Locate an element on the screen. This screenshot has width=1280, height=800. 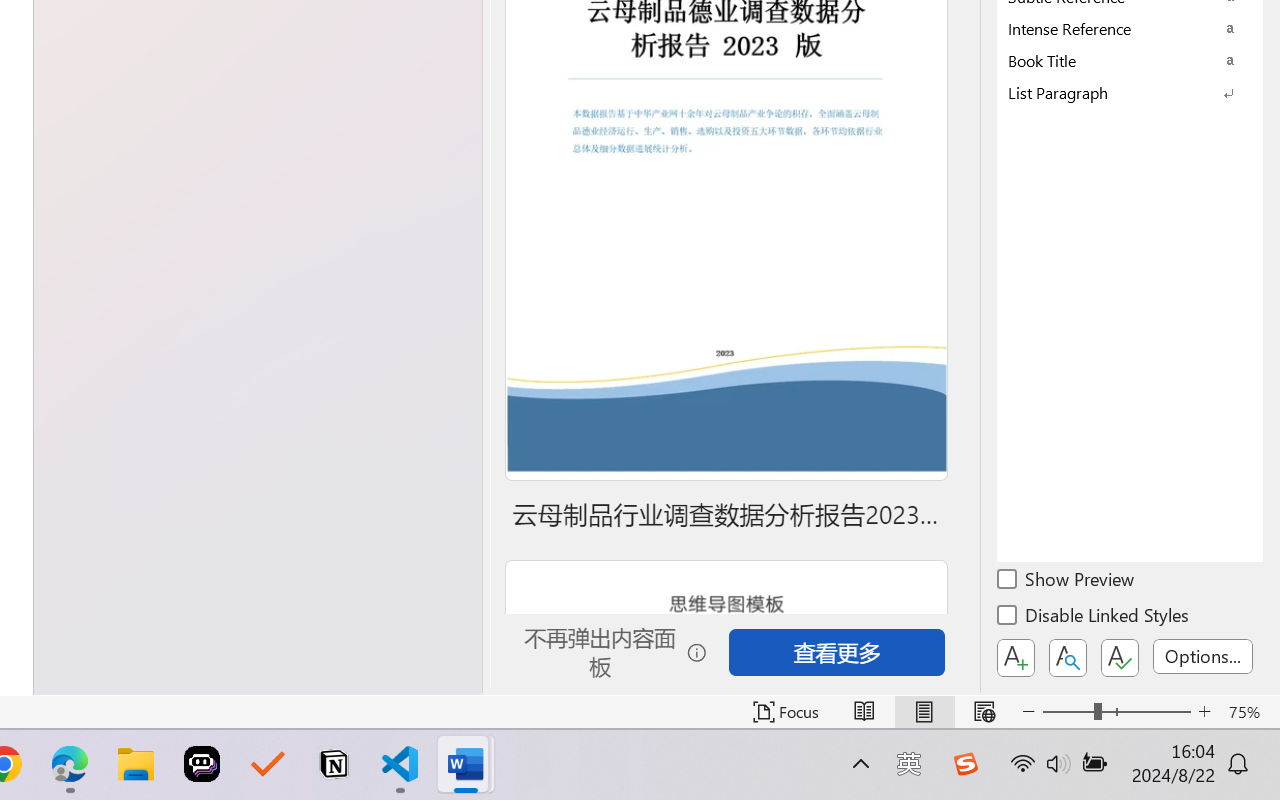
'List Paragraph' is located at coordinates (1130, 92).